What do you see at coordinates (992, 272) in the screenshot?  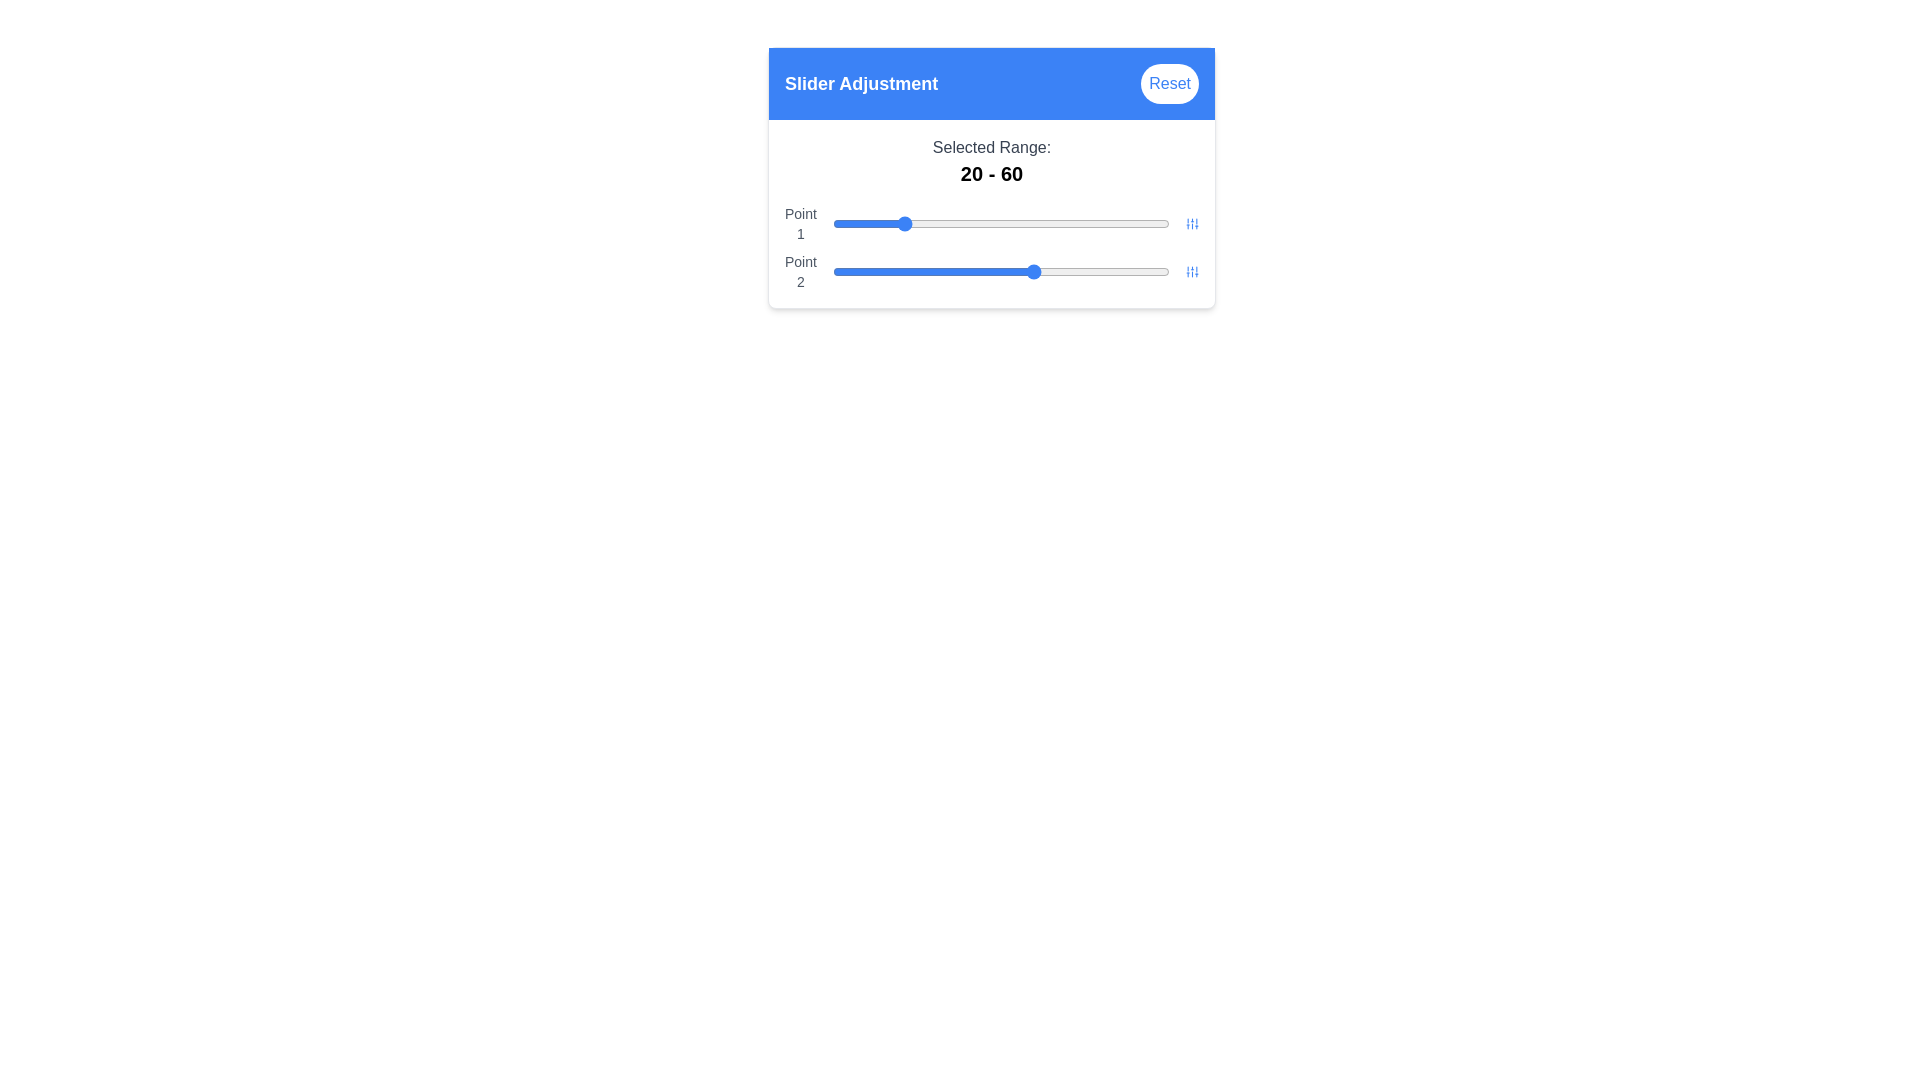 I see `or tap on the slider thumb of the range slider located below 'Point 1' to adjust its value` at bounding box center [992, 272].